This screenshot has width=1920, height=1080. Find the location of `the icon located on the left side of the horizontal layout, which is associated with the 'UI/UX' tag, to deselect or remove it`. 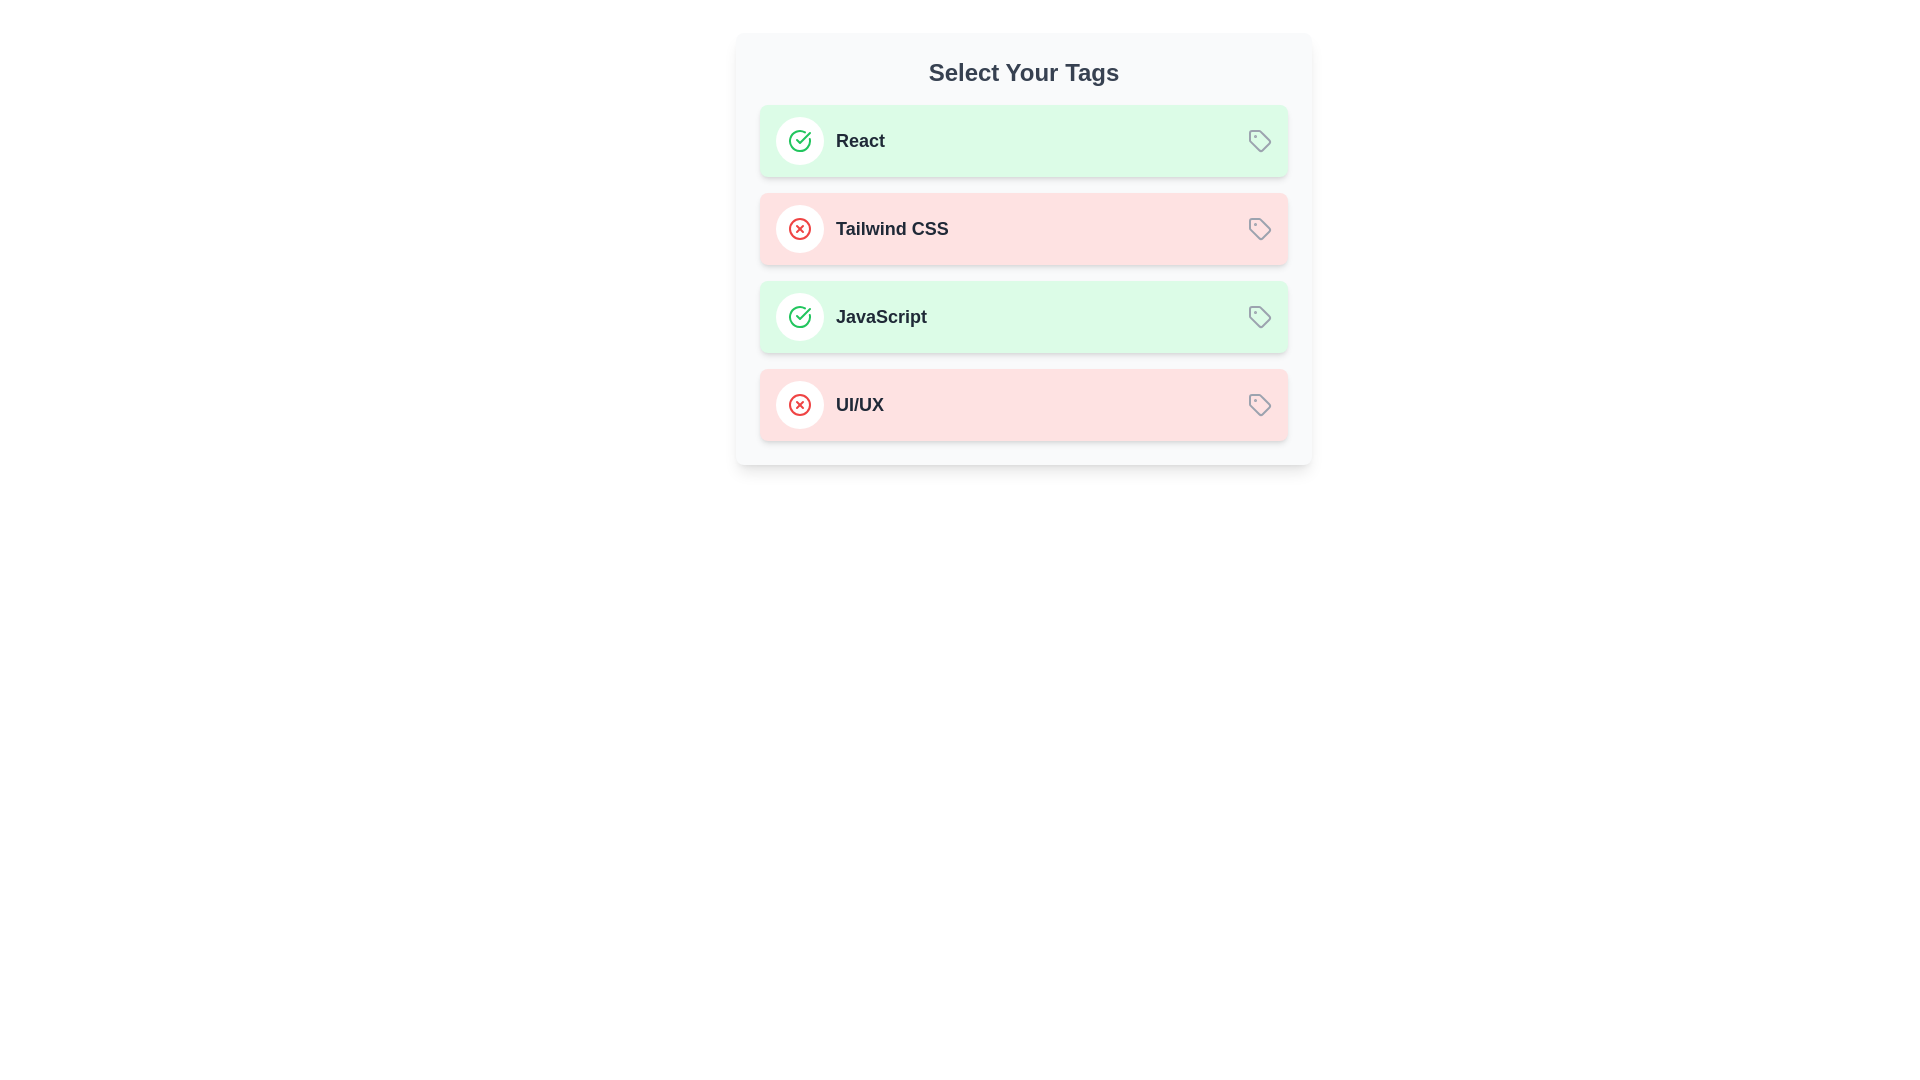

the icon located on the left side of the horizontal layout, which is associated with the 'UI/UX' tag, to deselect or remove it is located at coordinates (800, 405).